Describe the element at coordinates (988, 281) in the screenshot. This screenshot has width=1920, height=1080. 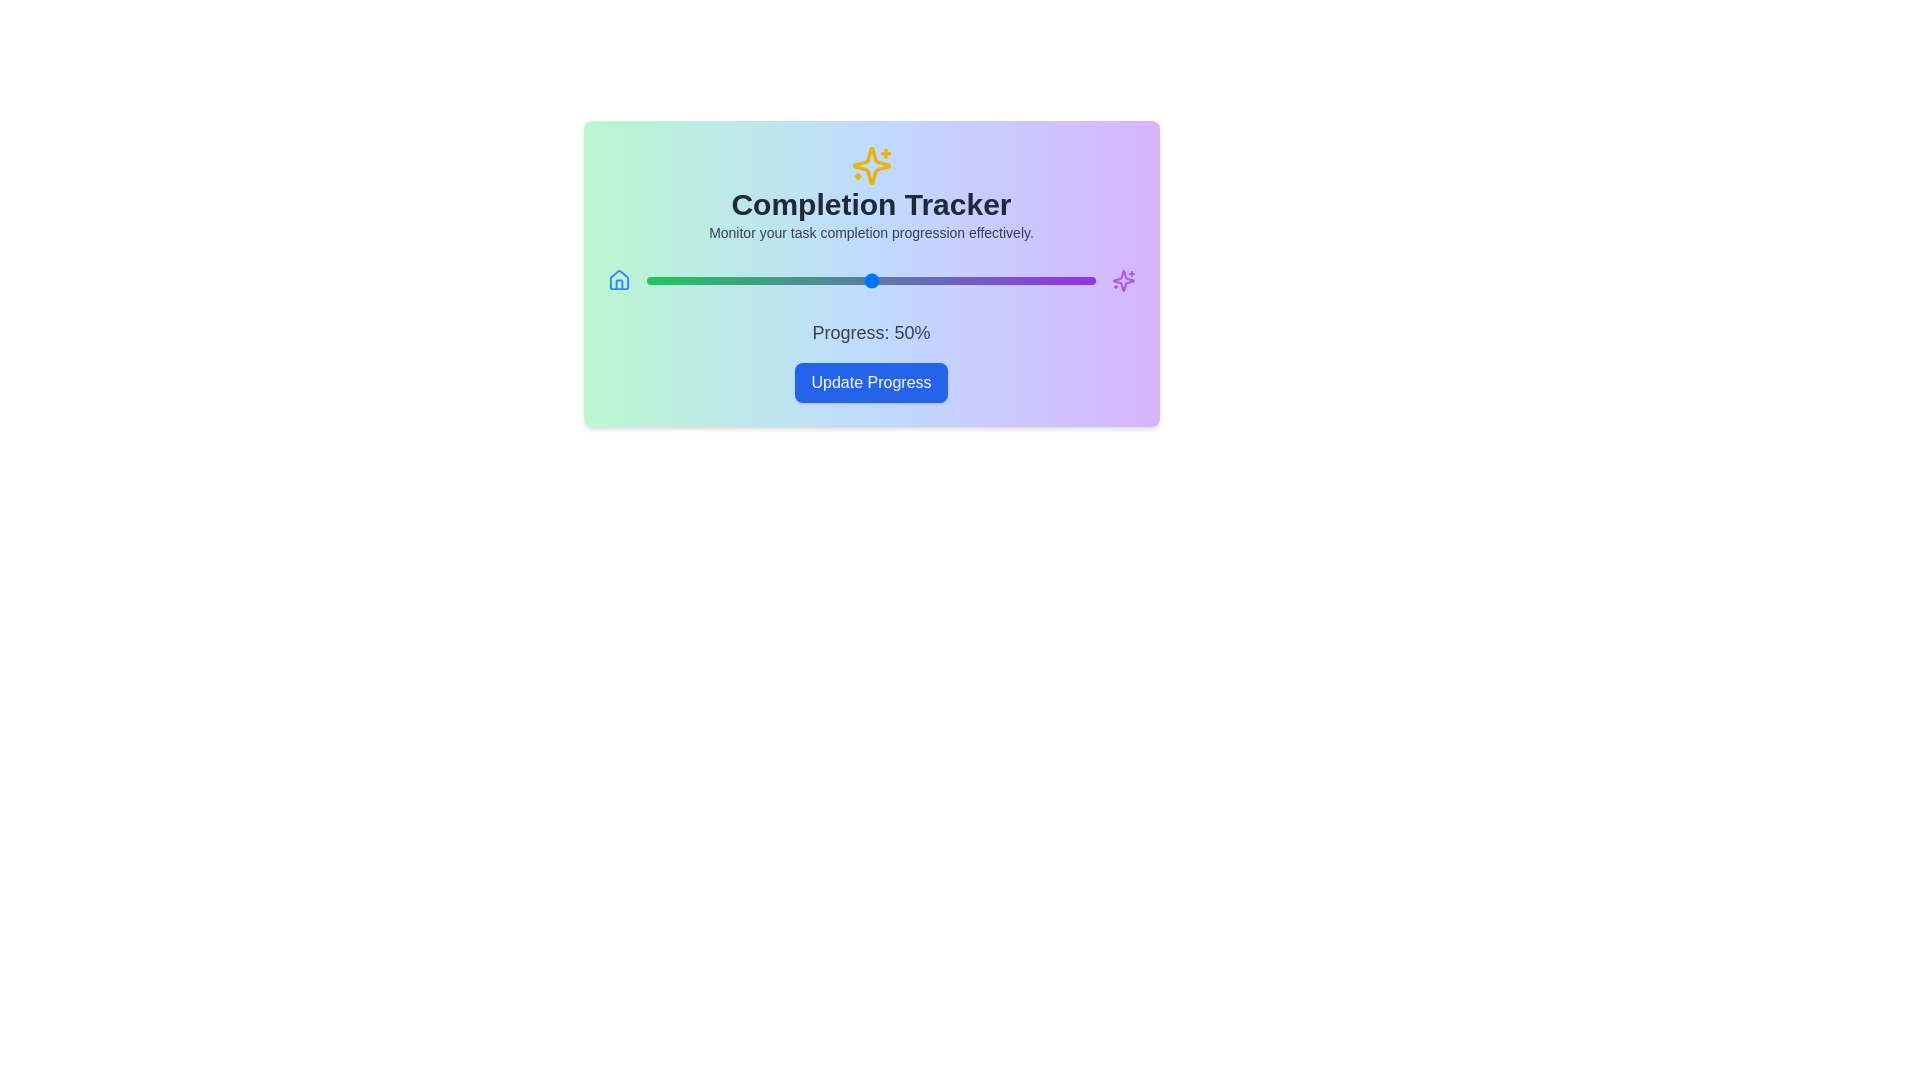
I see `the slider to set progress to 76%` at that location.